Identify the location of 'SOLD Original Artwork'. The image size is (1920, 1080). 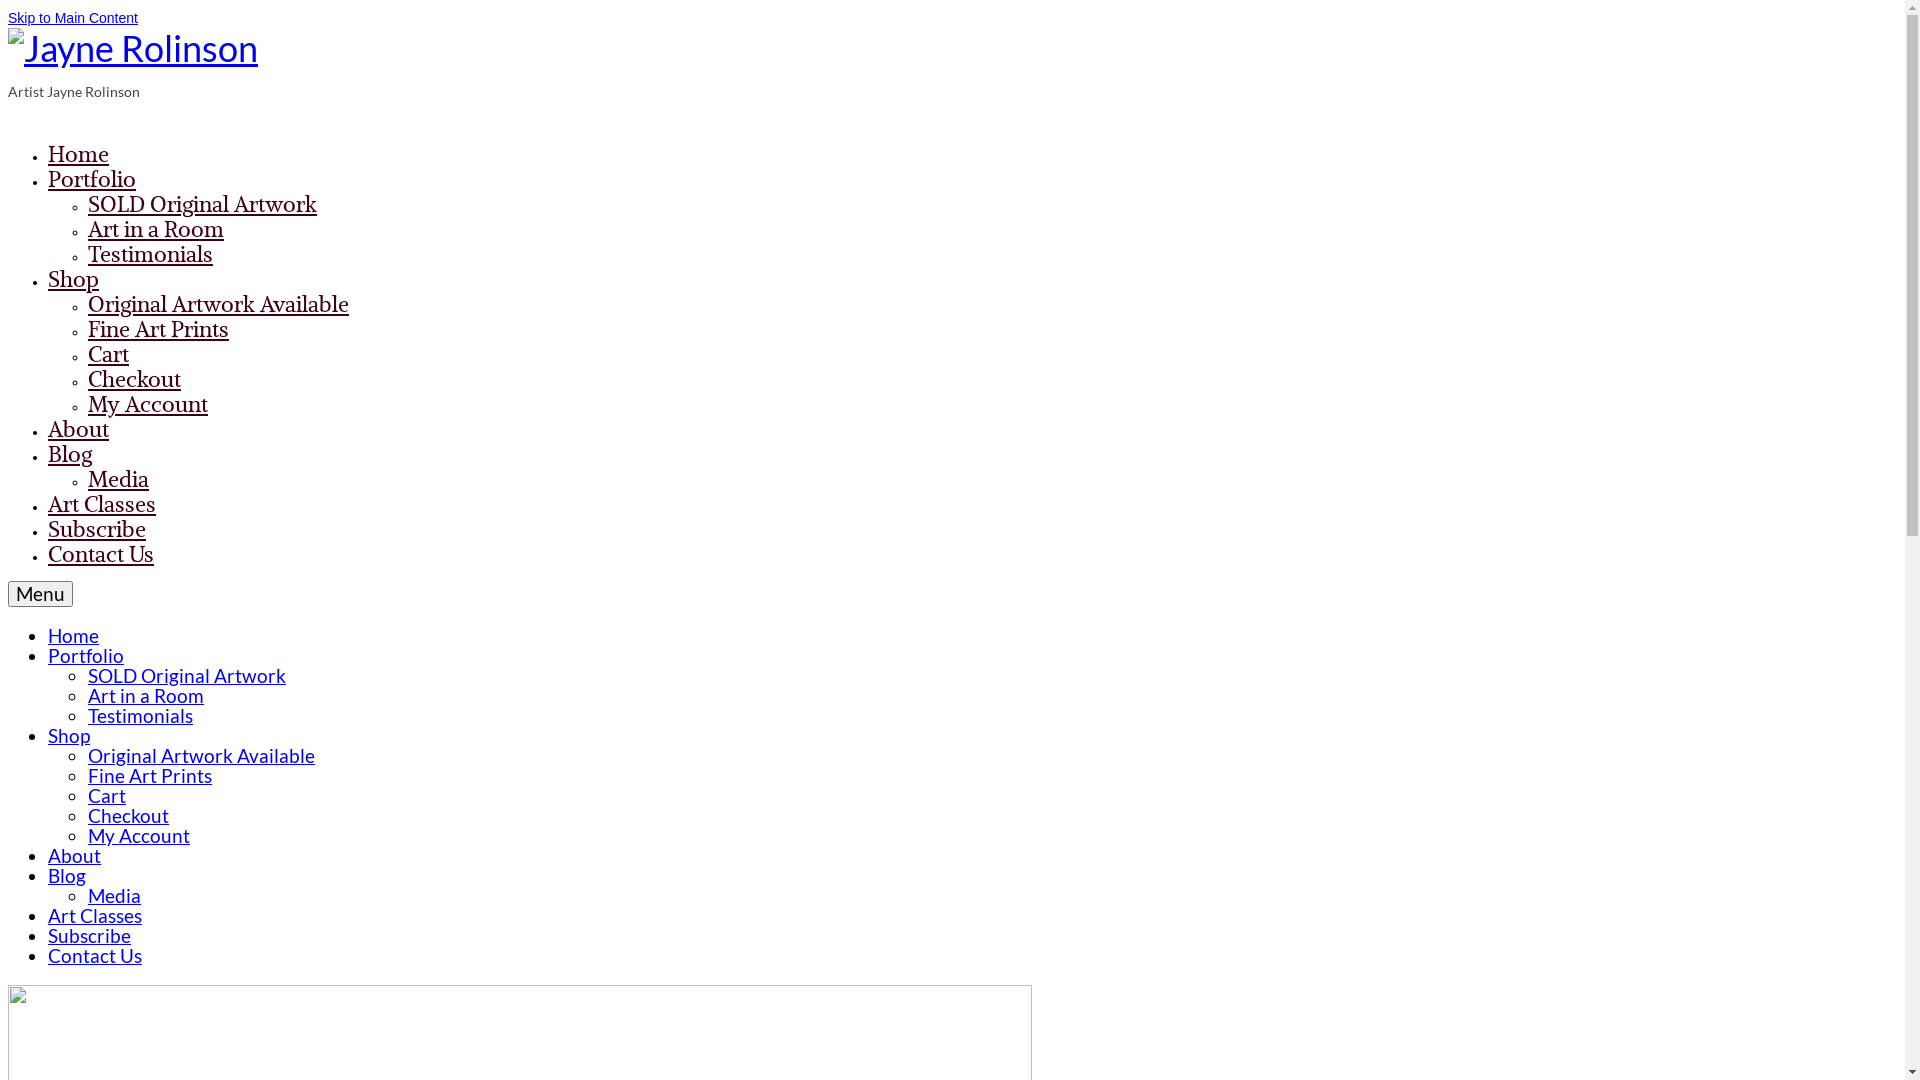
(187, 675).